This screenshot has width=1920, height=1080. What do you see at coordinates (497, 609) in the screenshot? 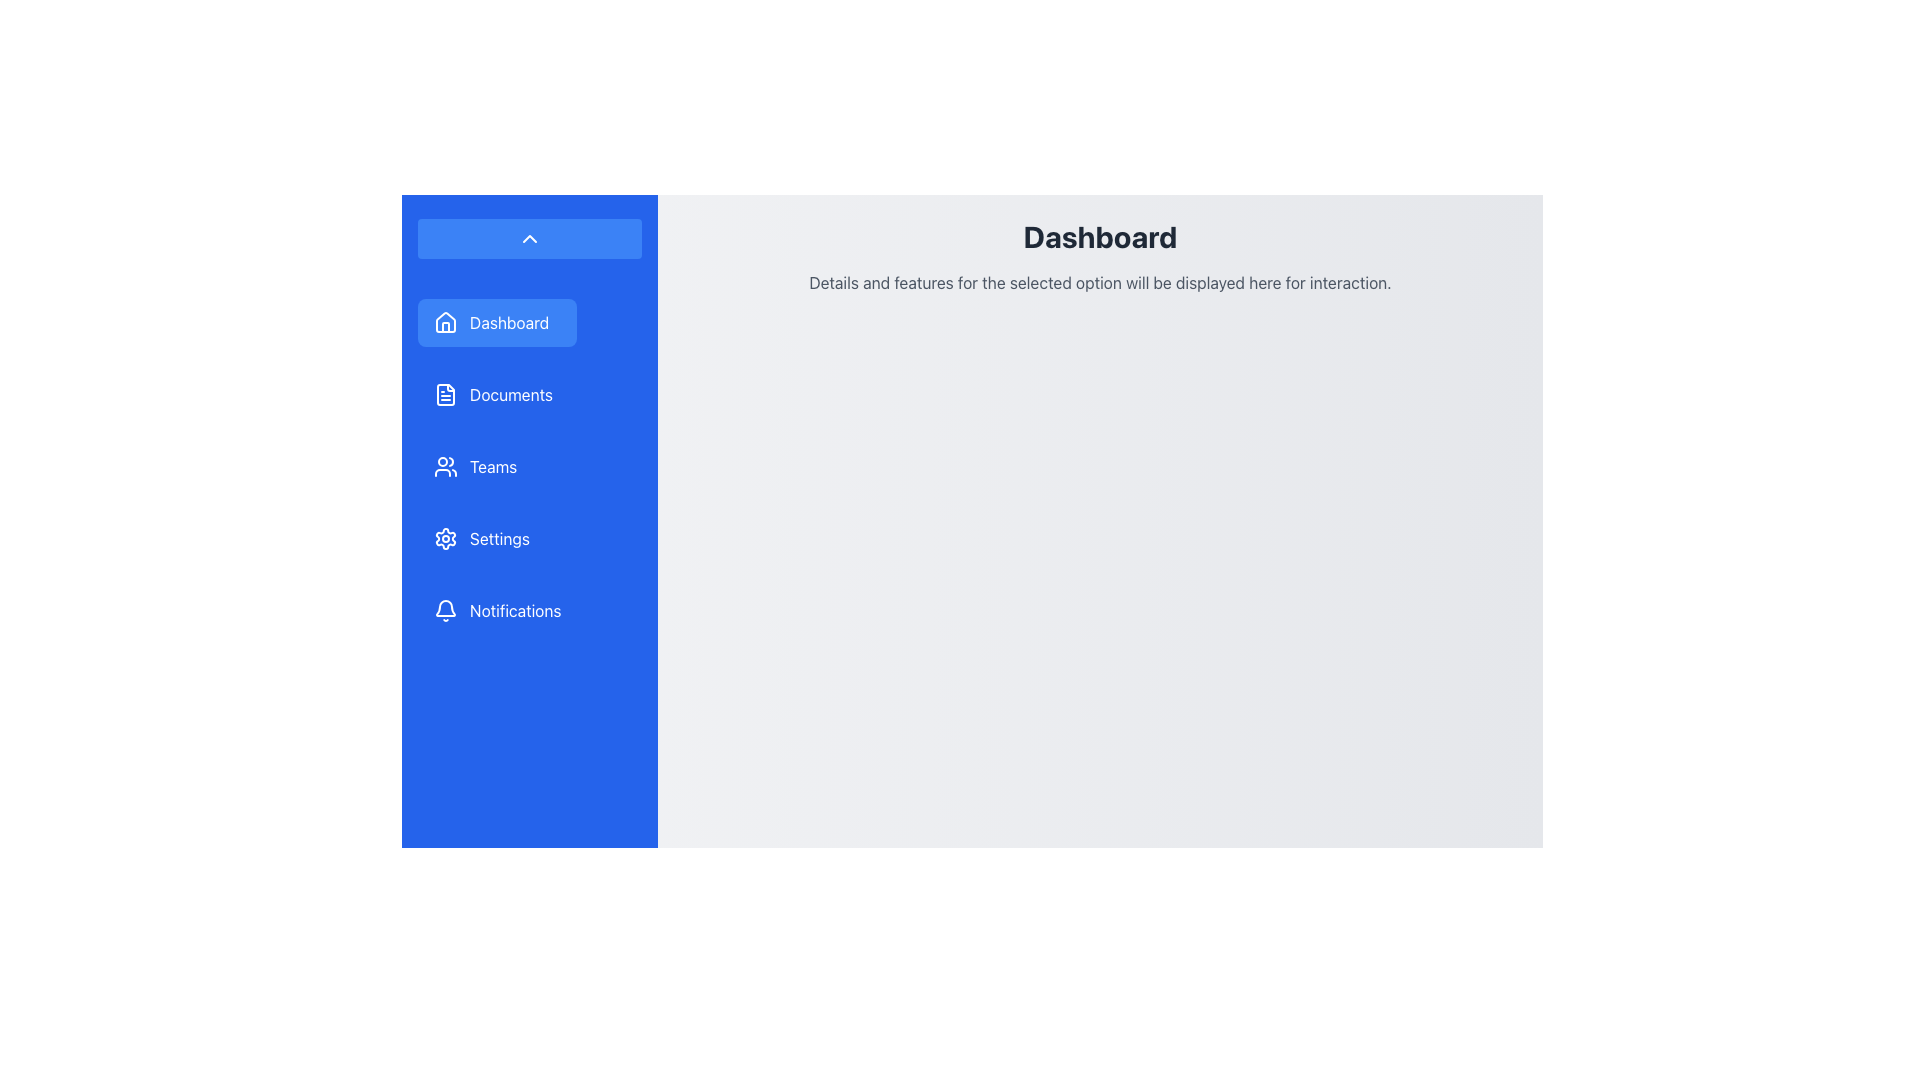
I see `the 'Notifications' button in the left vertical navigation menu for keyboard navigation access` at bounding box center [497, 609].